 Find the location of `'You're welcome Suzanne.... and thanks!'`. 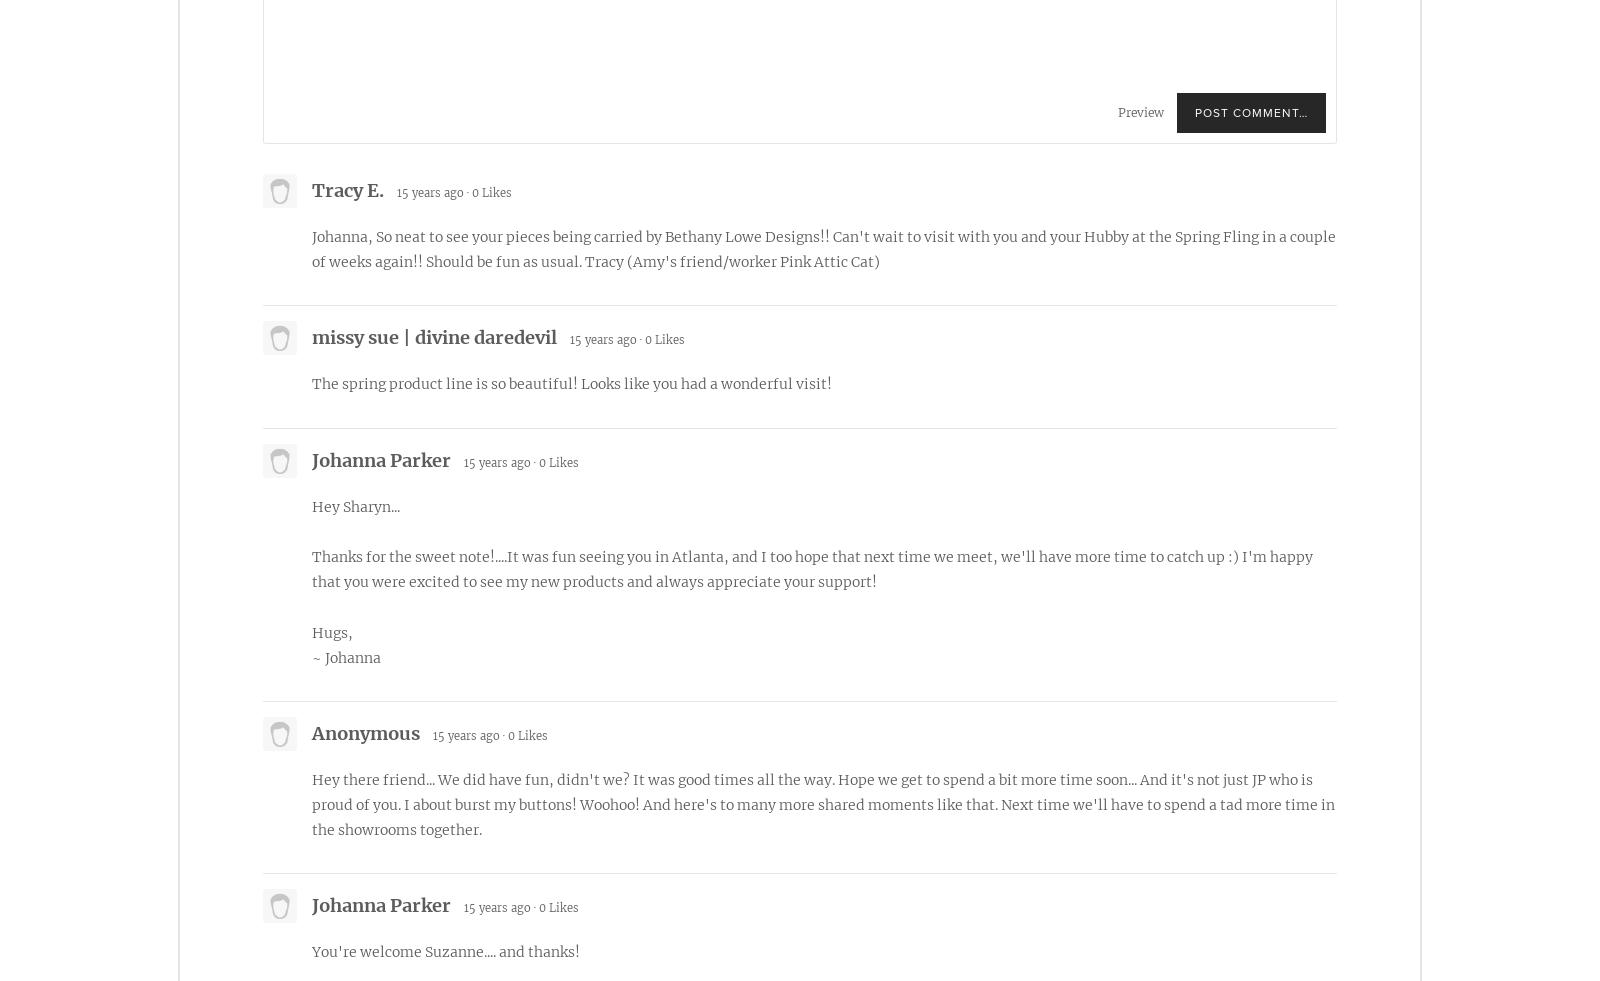

'You're welcome Suzanne.... and thanks!' is located at coordinates (312, 951).